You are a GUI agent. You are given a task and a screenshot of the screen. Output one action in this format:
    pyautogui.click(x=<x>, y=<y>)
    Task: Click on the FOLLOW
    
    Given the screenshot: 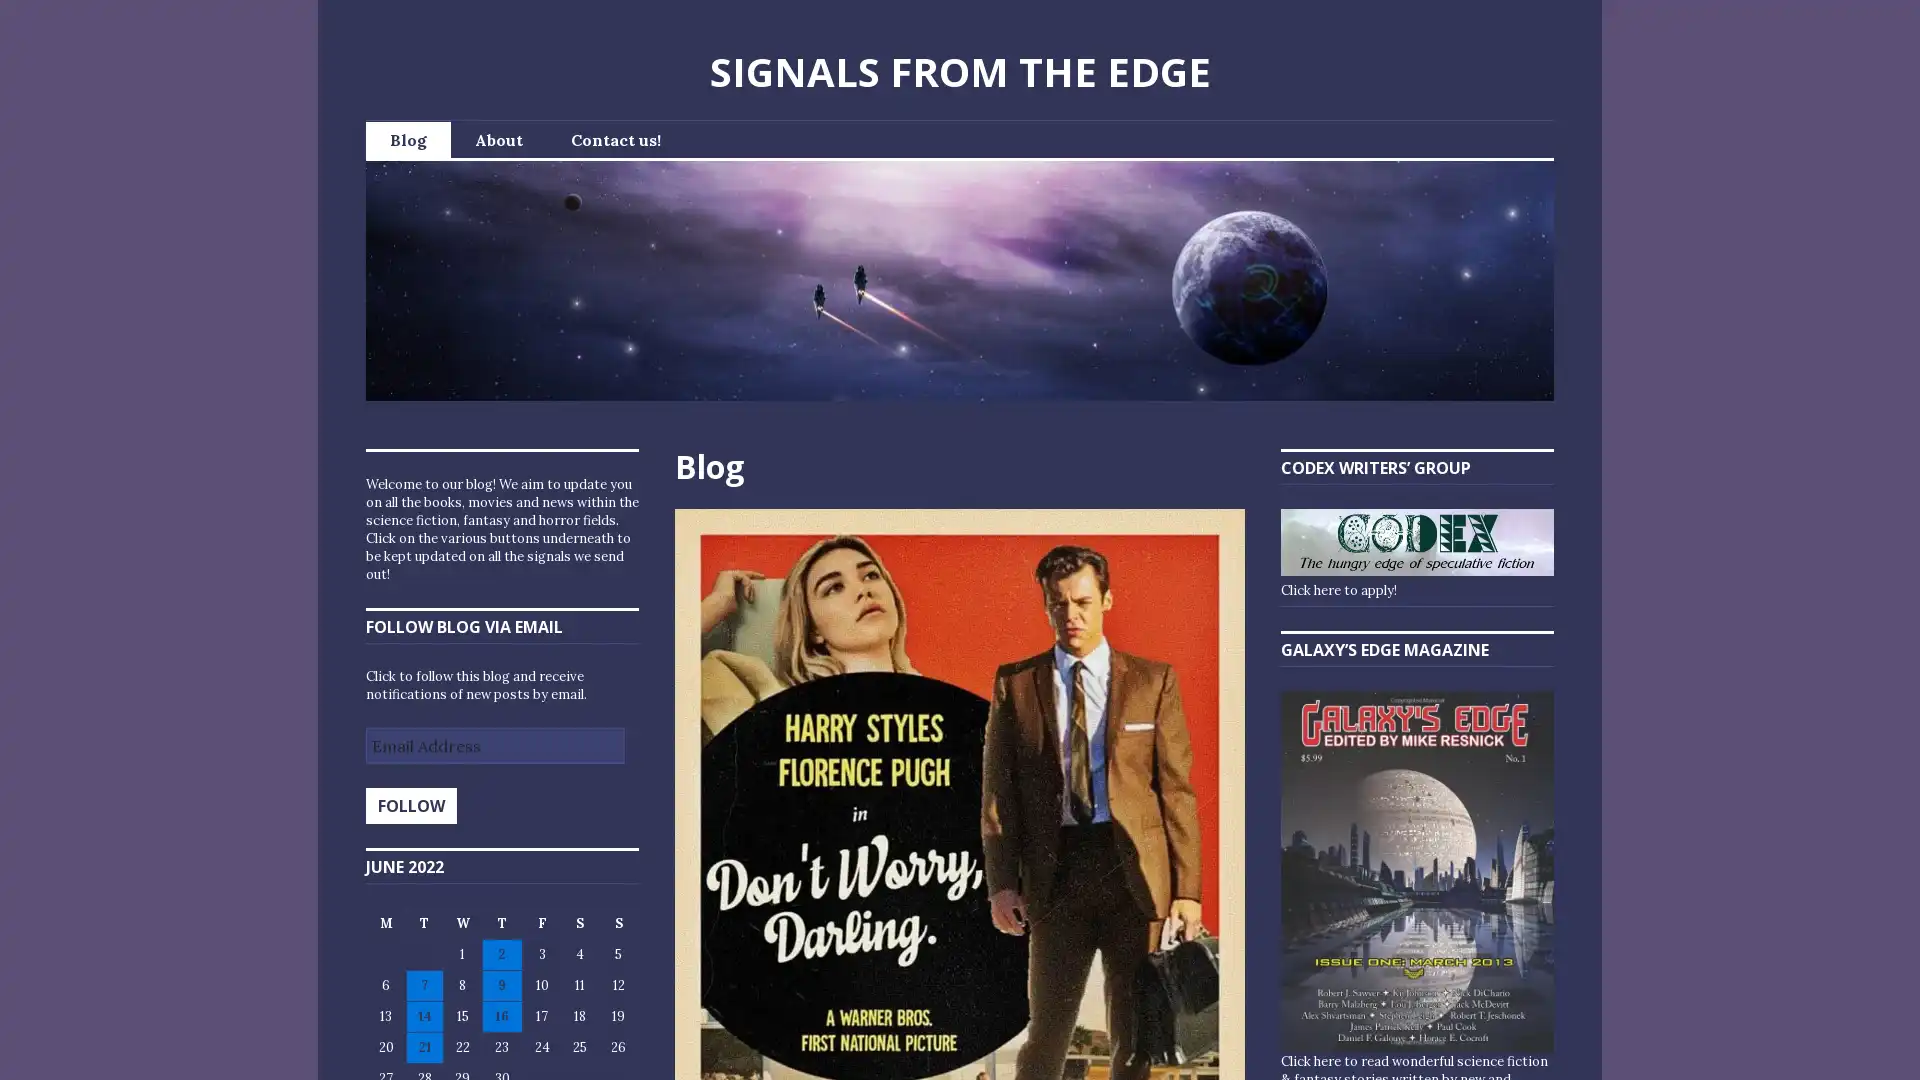 What is the action you would take?
    pyautogui.click(x=410, y=805)
    